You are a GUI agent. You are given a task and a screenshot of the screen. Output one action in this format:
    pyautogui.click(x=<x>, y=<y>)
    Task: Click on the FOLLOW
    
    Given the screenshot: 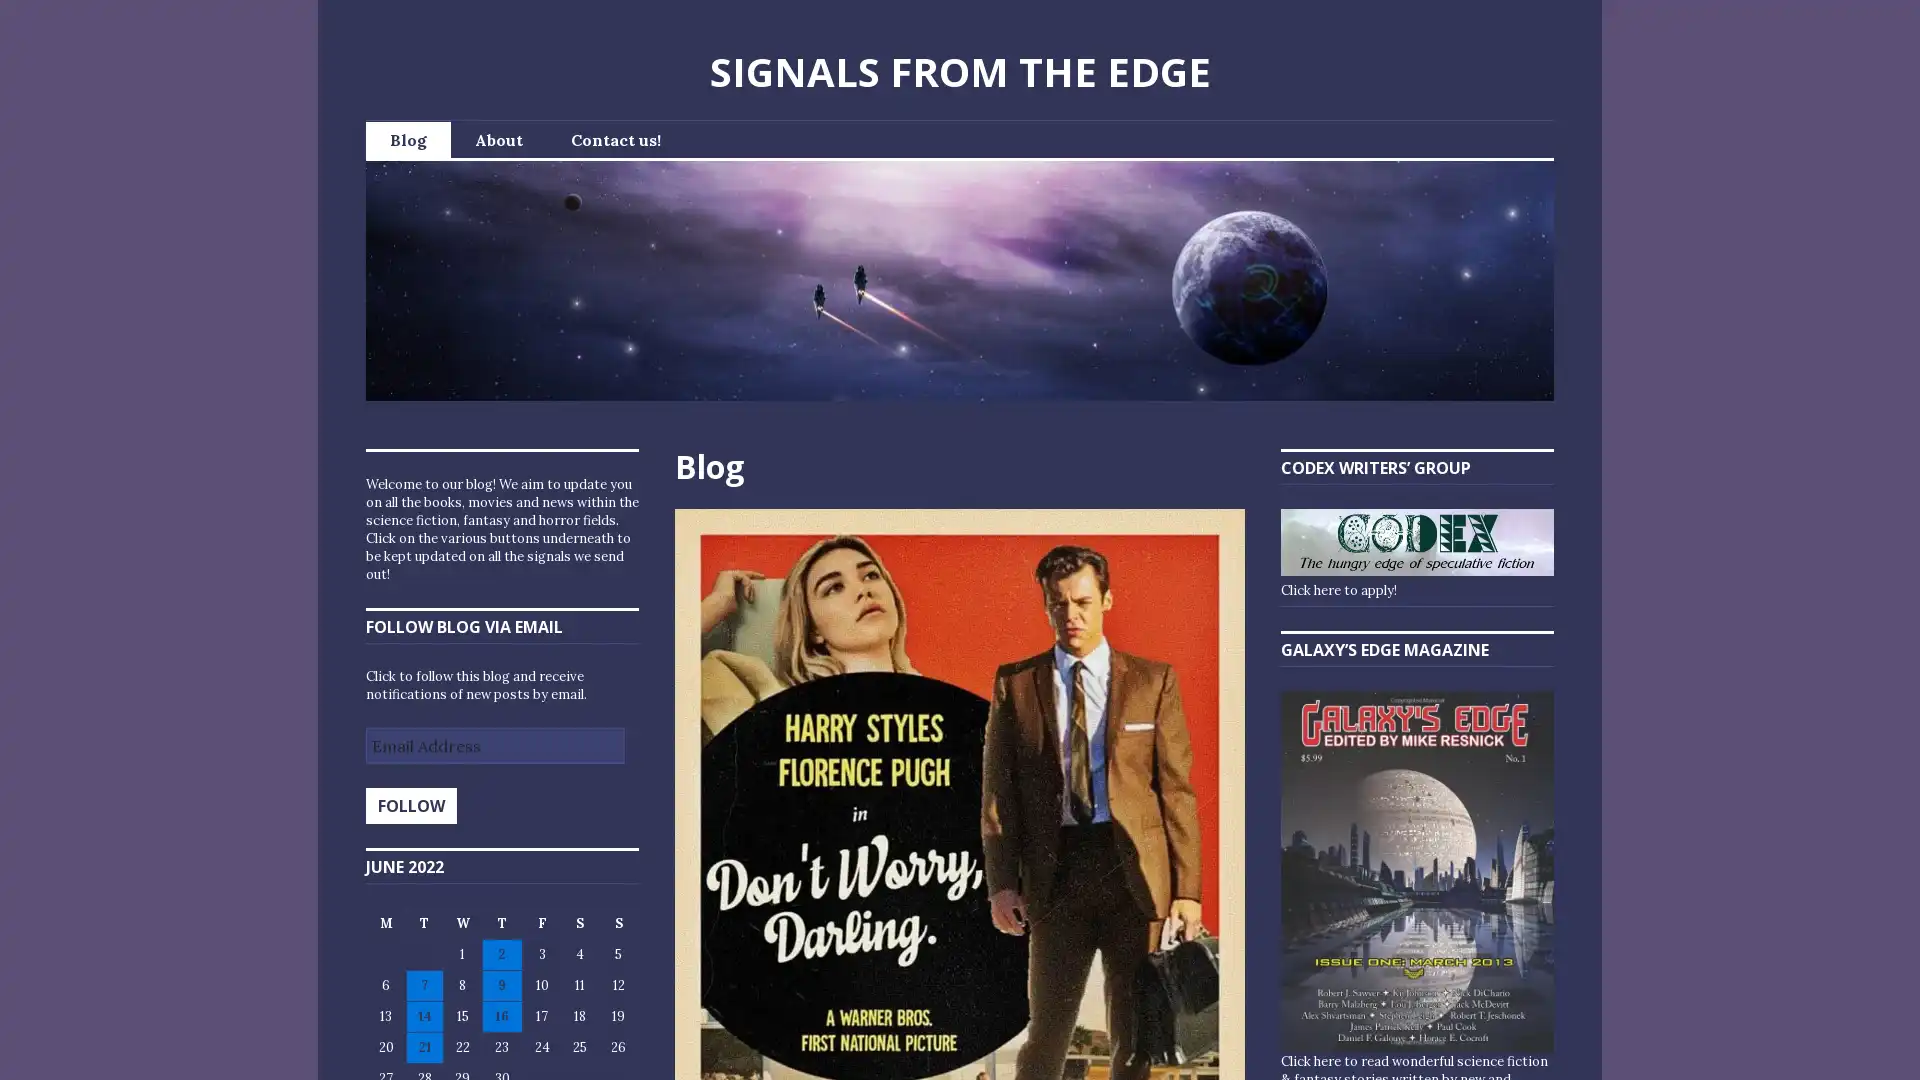 What is the action you would take?
    pyautogui.click(x=410, y=805)
    